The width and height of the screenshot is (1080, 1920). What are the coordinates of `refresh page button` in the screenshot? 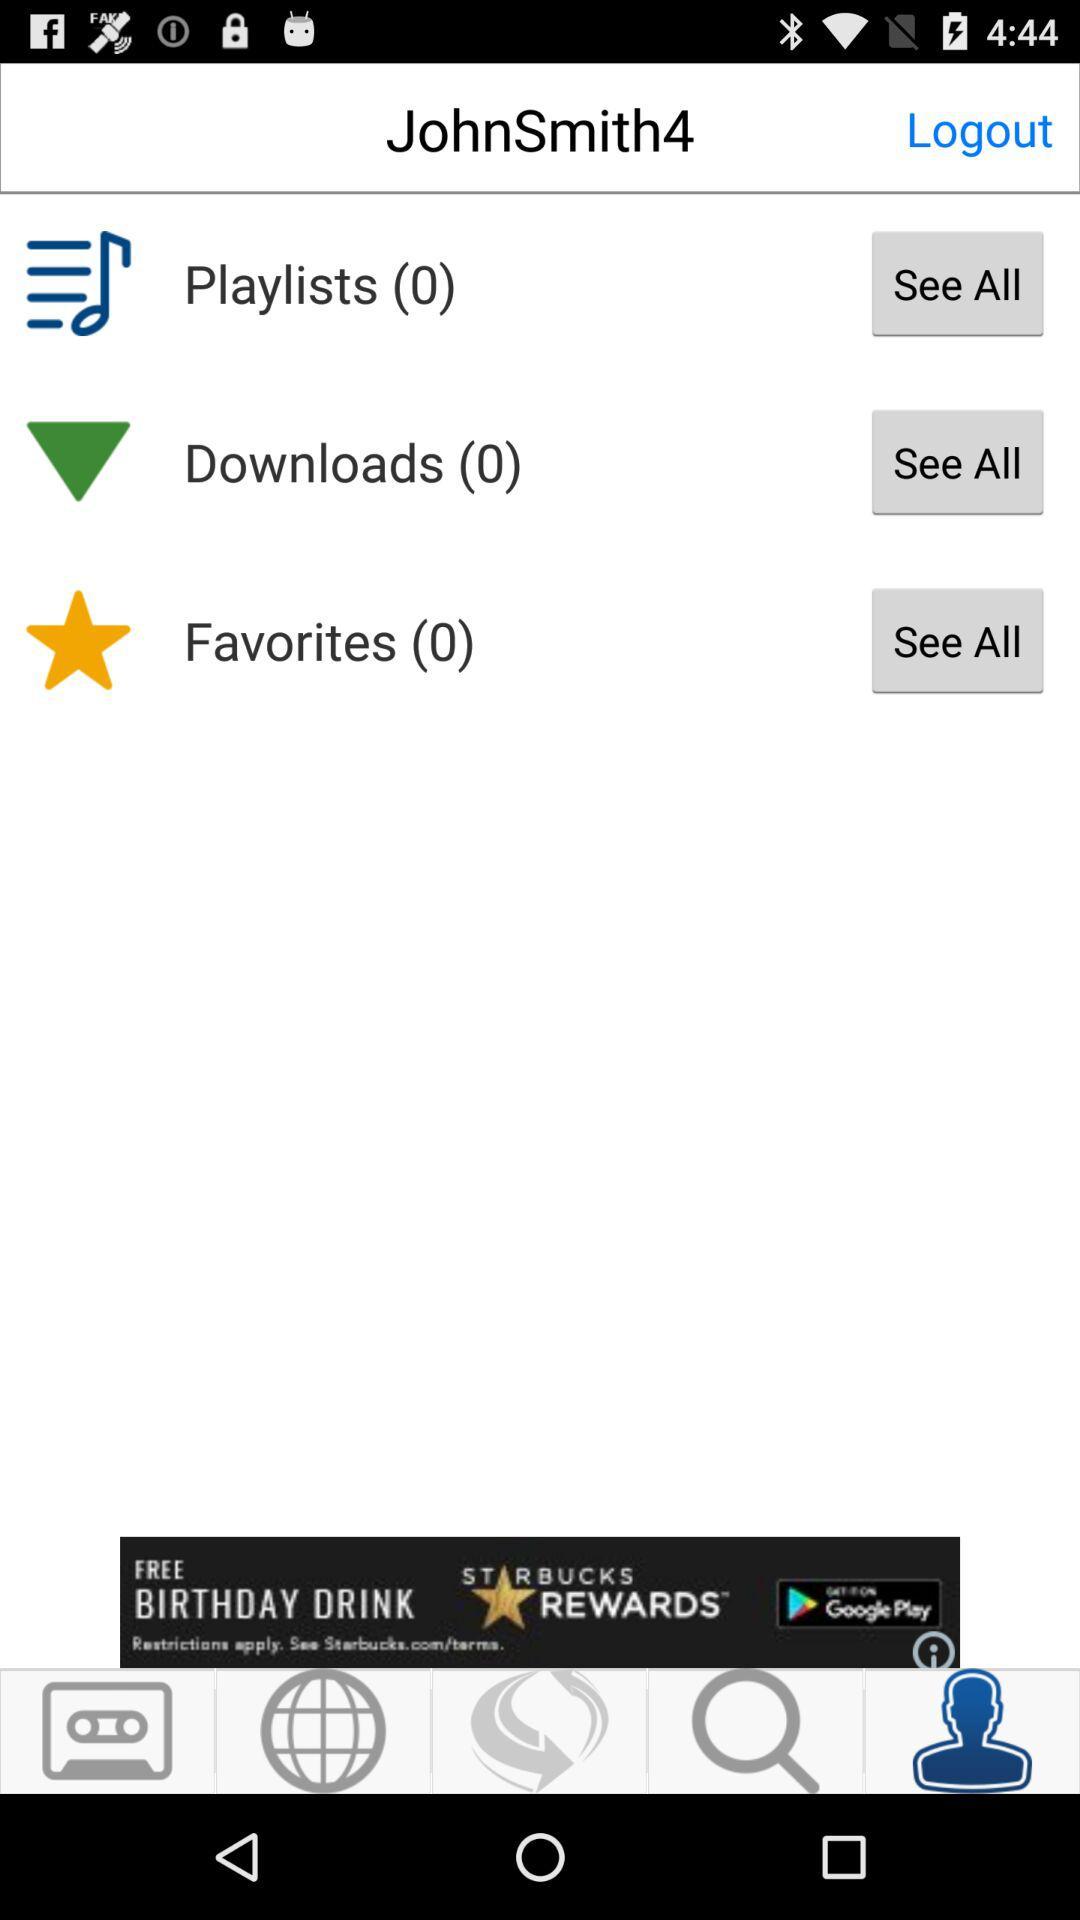 It's located at (538, 1730).